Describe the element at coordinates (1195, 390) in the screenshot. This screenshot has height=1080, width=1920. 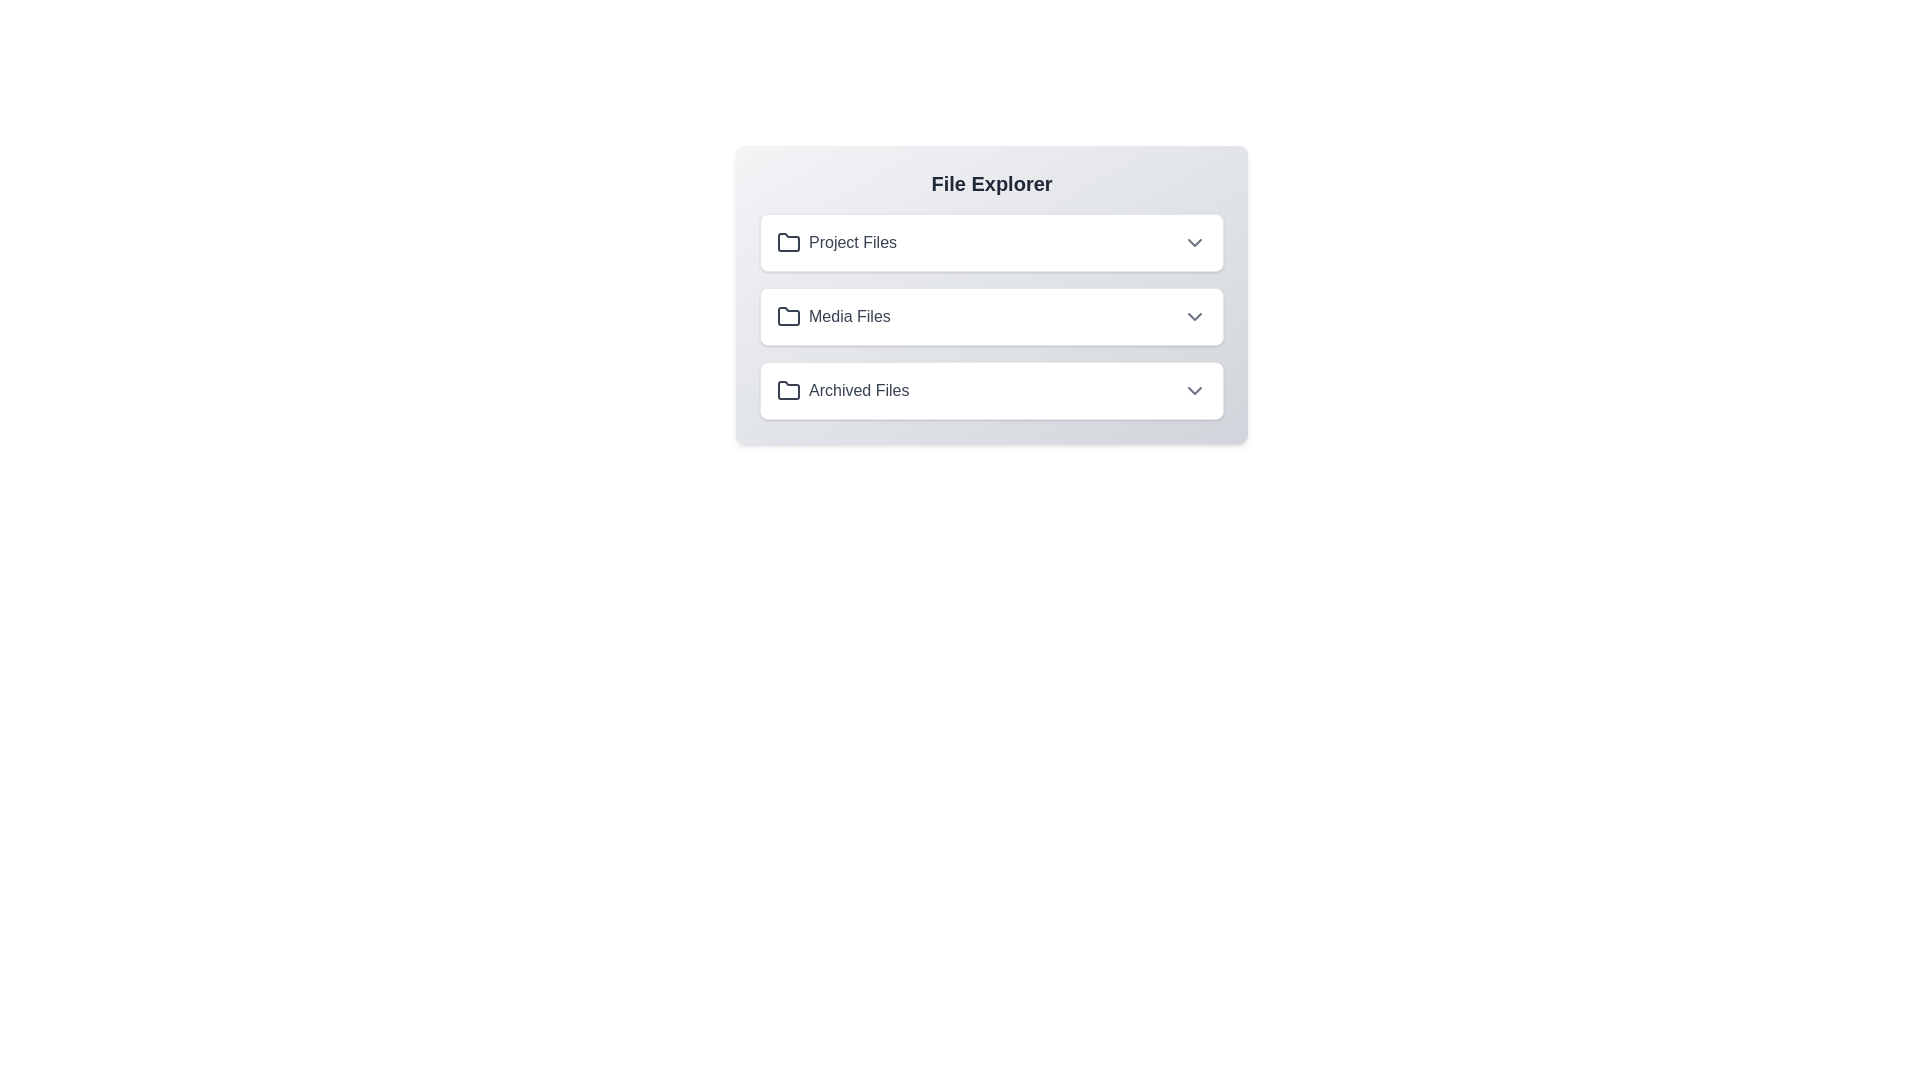
I see `the toggle button for the folder named Archived Files` at that location.